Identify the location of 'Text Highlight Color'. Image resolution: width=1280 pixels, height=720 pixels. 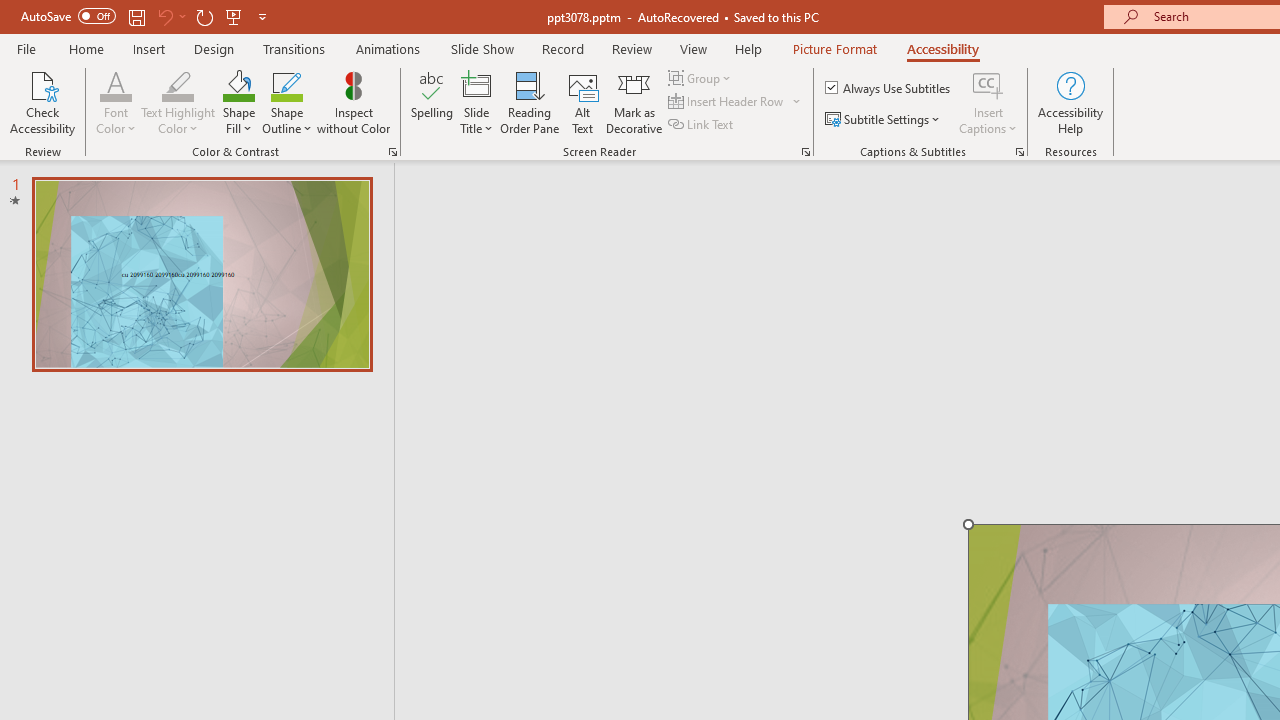
(178, 84).